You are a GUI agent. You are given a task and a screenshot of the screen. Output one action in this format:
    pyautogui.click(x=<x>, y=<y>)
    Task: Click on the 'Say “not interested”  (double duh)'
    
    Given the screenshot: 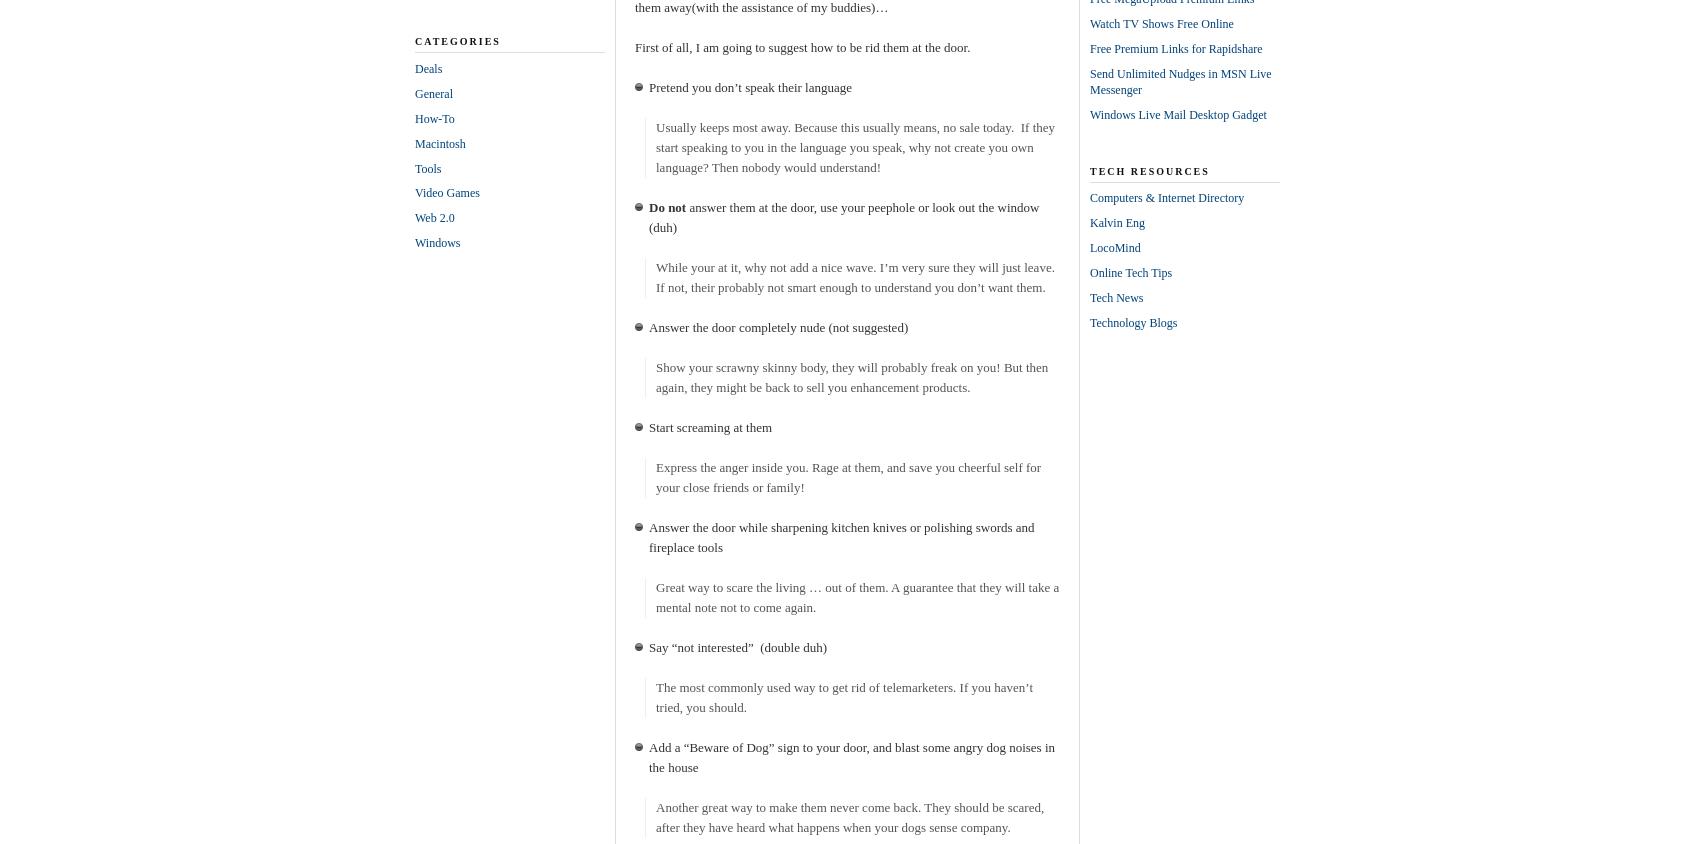 What is the action you would take?
    pyautogui.click(x=736, y=645)
    